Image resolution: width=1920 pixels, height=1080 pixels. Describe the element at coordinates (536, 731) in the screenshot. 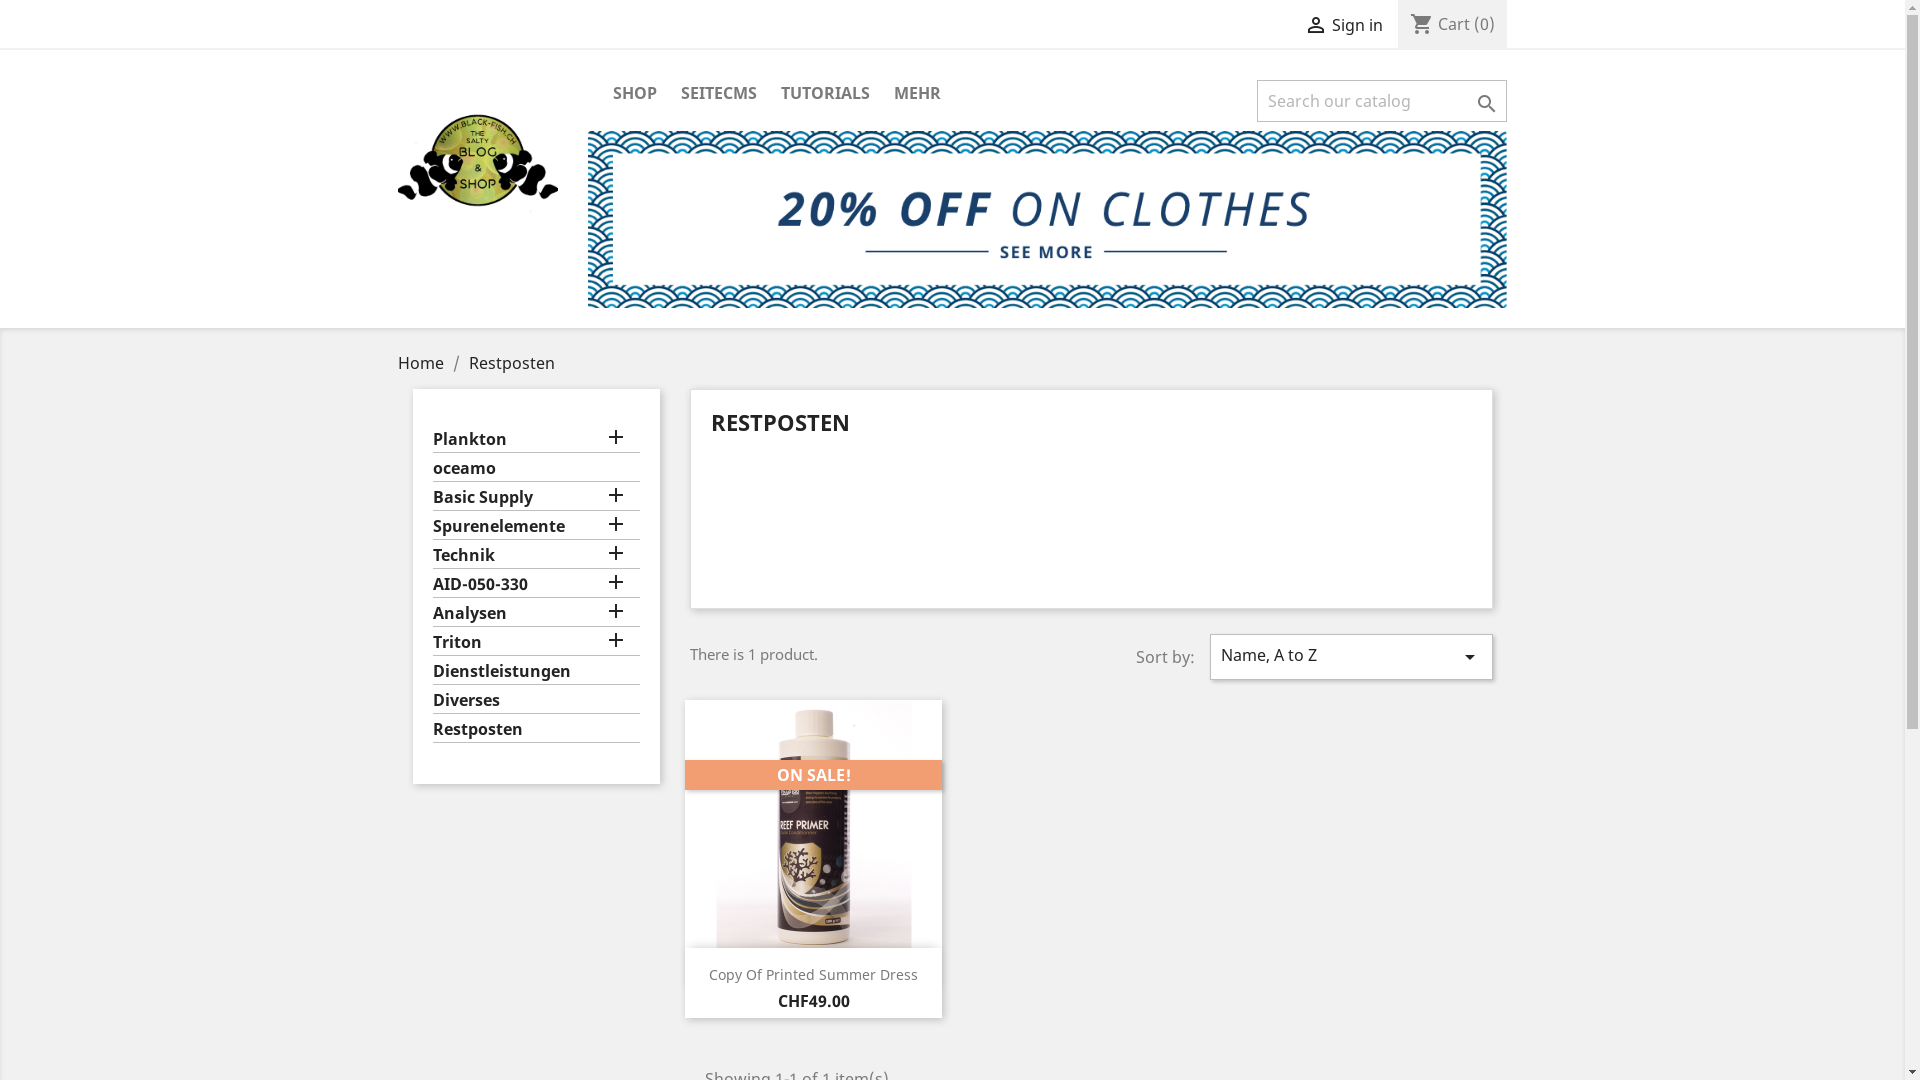

I see `'Restposten'` at that location.